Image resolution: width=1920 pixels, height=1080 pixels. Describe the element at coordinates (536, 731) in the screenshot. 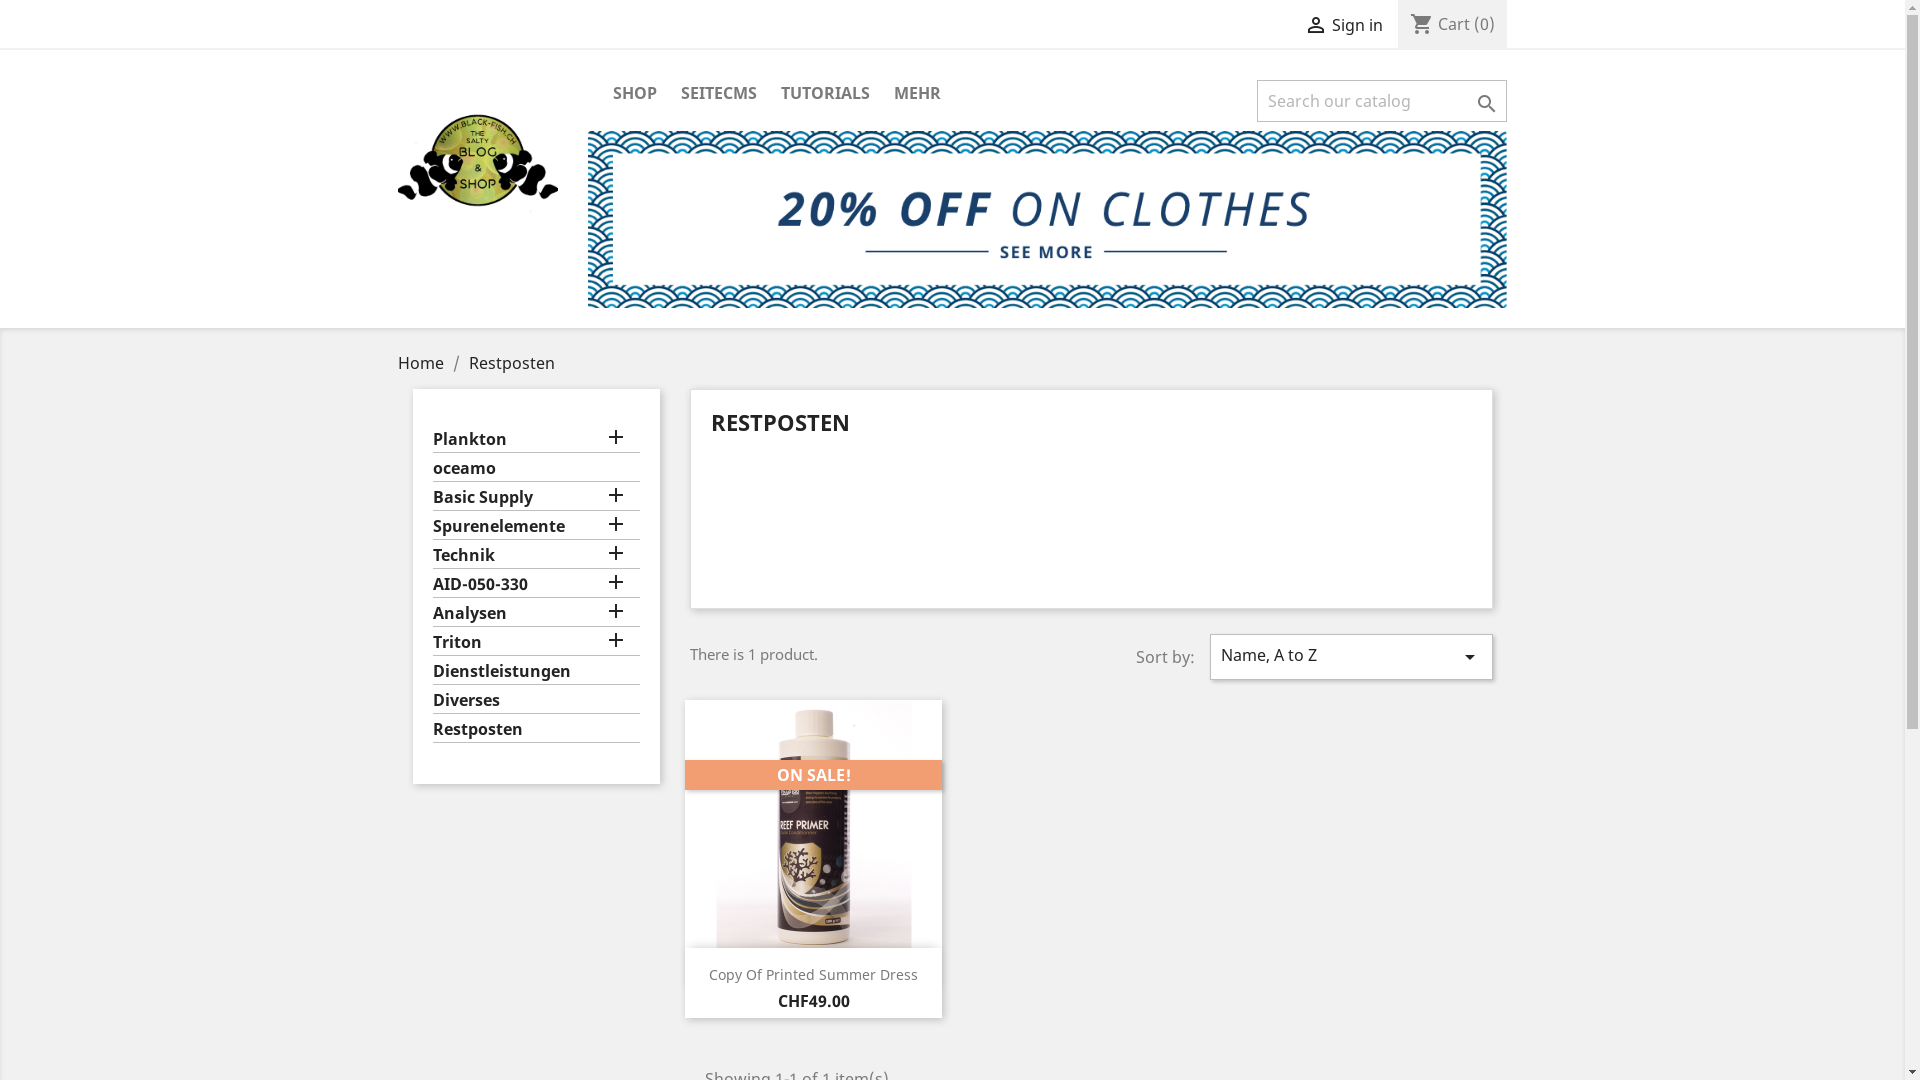

I see `'Restposten'` at that location.